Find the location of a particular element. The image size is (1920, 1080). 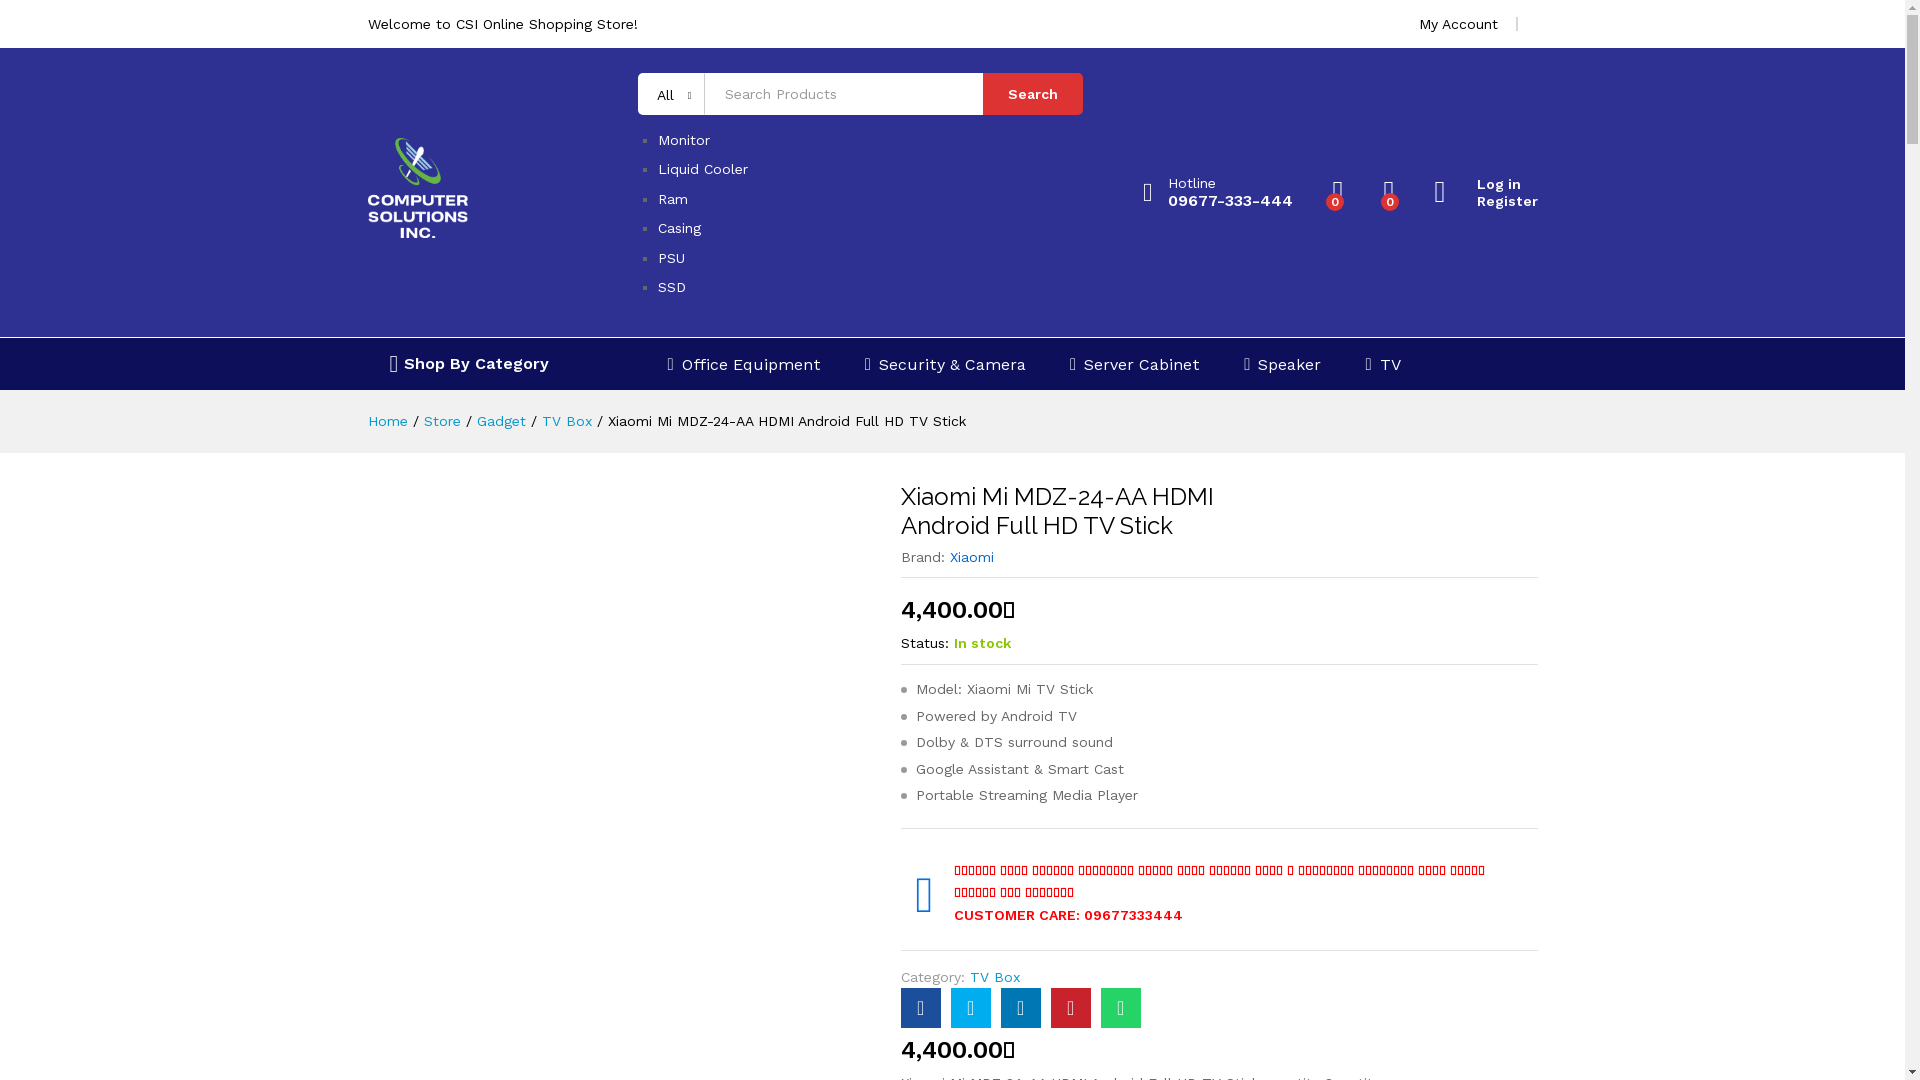

'PSU' is located at coordinates (671, 257).